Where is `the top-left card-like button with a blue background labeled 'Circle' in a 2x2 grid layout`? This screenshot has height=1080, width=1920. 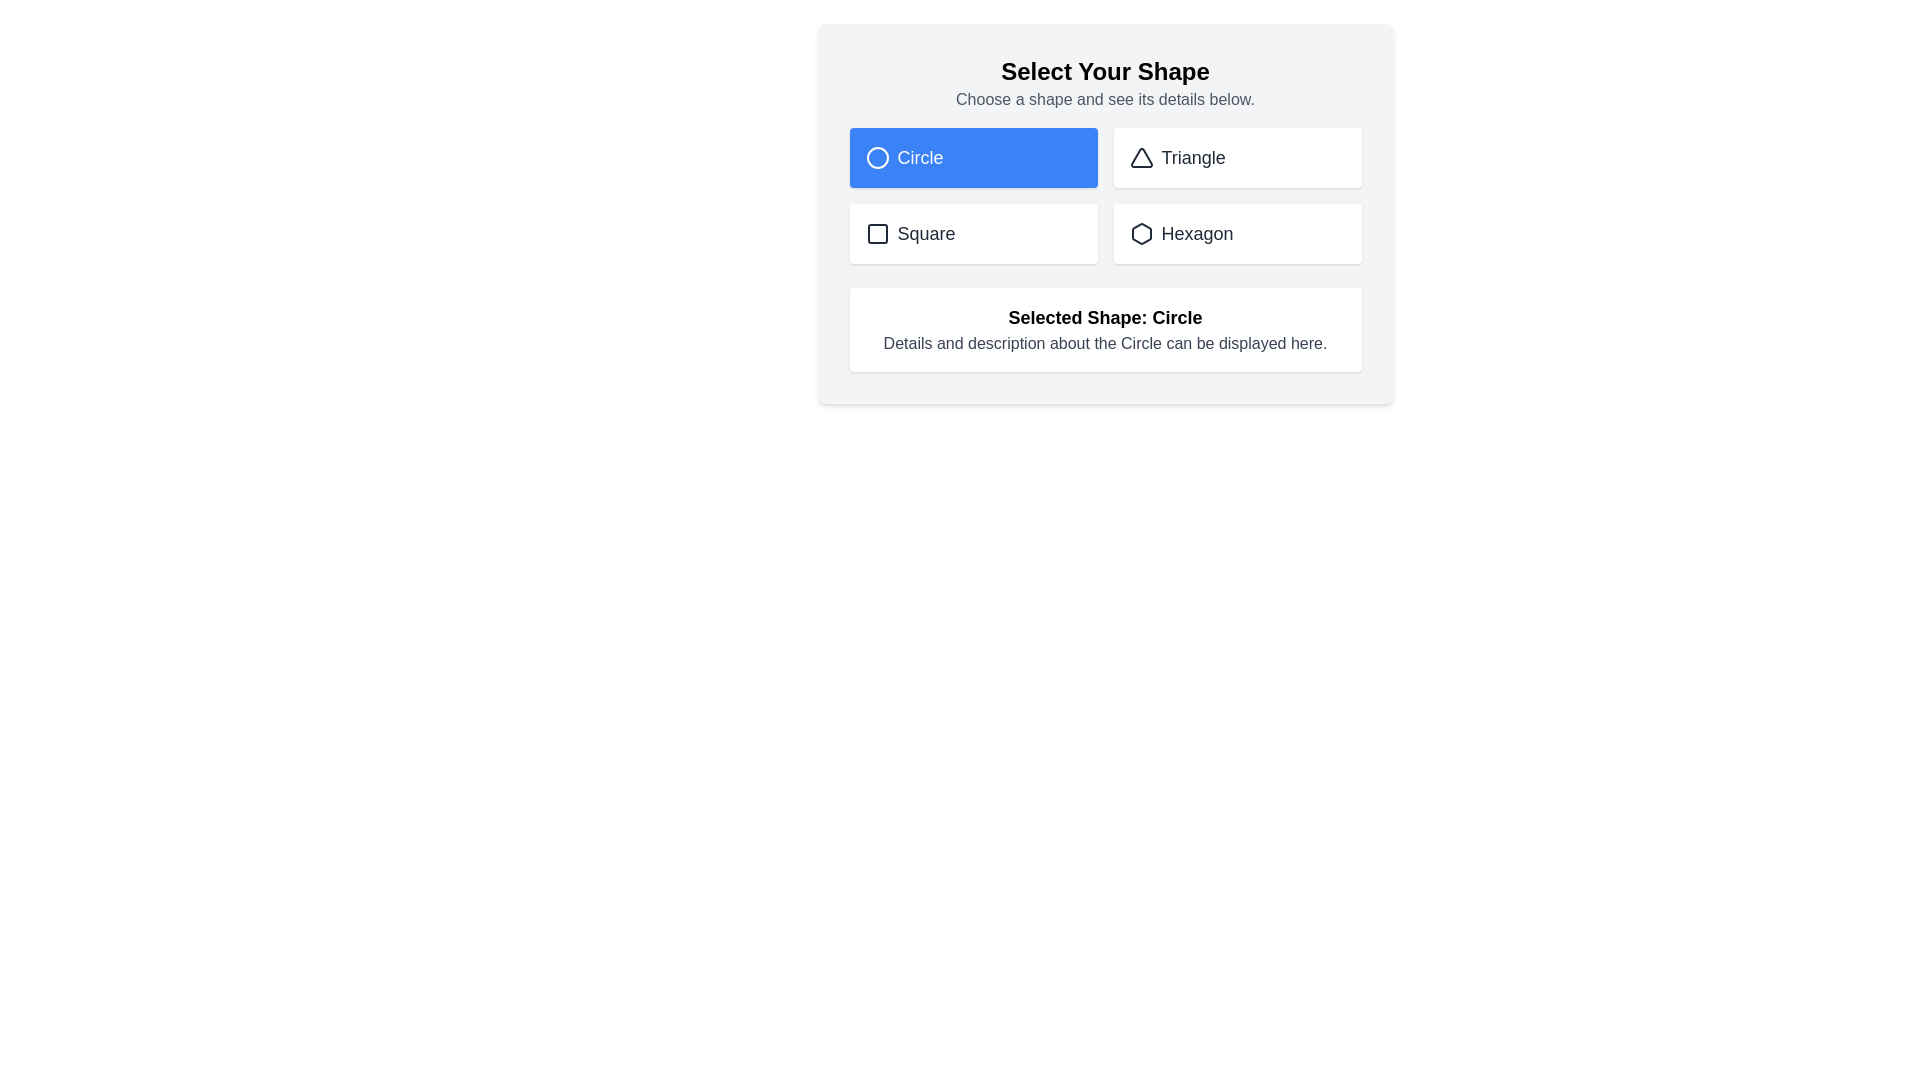 the top-left card-like button with a blue background labeled 'Circle' in a 2x2 grid layout is located at coordinates (973, 157).